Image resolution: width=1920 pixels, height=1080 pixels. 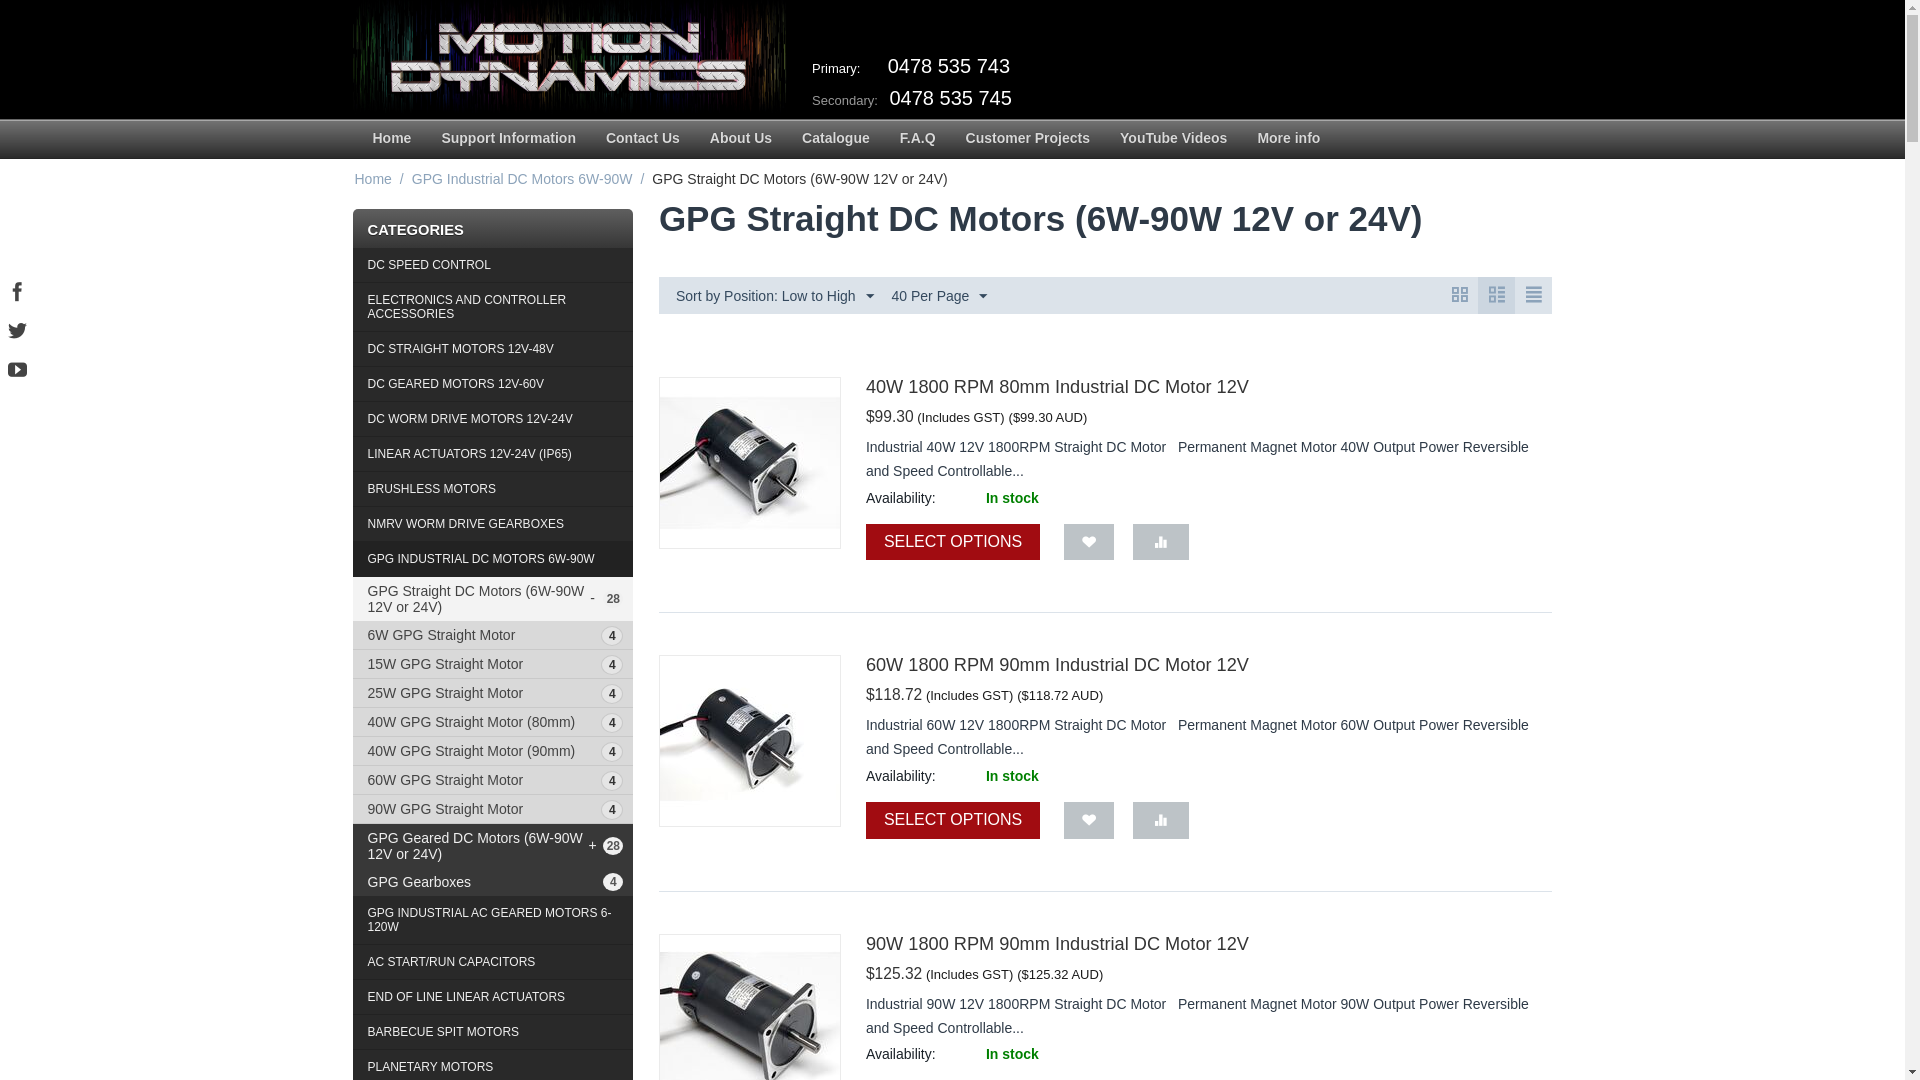 I want to click on 'Home', so click(x=351, y=177).